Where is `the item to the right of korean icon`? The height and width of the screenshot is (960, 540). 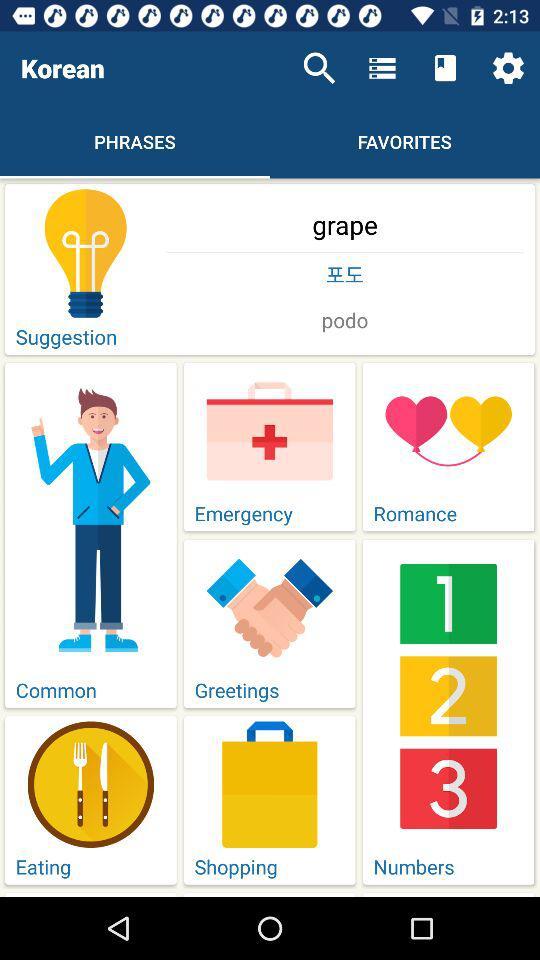 the item to the right of korean icon is located at coordinates (319, 68).